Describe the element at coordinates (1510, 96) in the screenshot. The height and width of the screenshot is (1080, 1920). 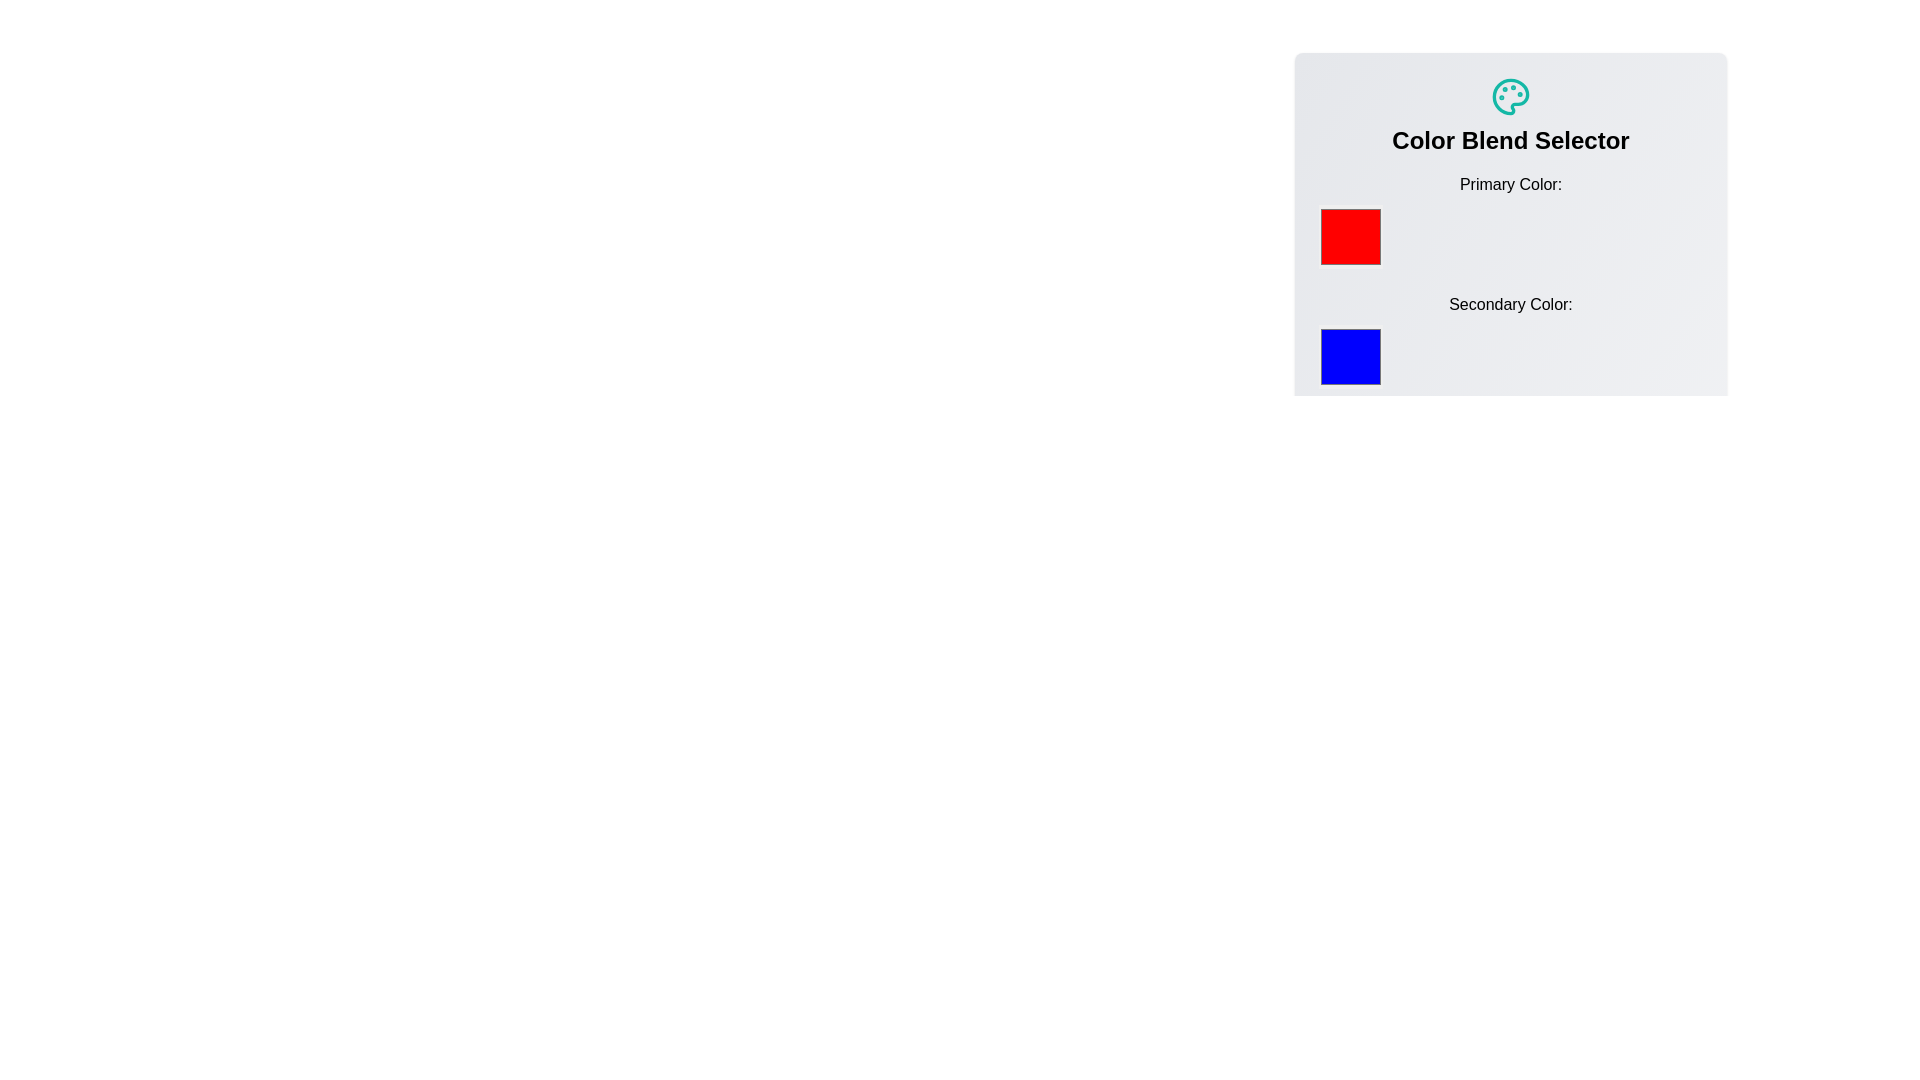
I see `the artist's palette icon with teal accents located at the top center of the 'Color Blend Selector' component, directly above the corresponding text, if it has interactive functionality` at that location.